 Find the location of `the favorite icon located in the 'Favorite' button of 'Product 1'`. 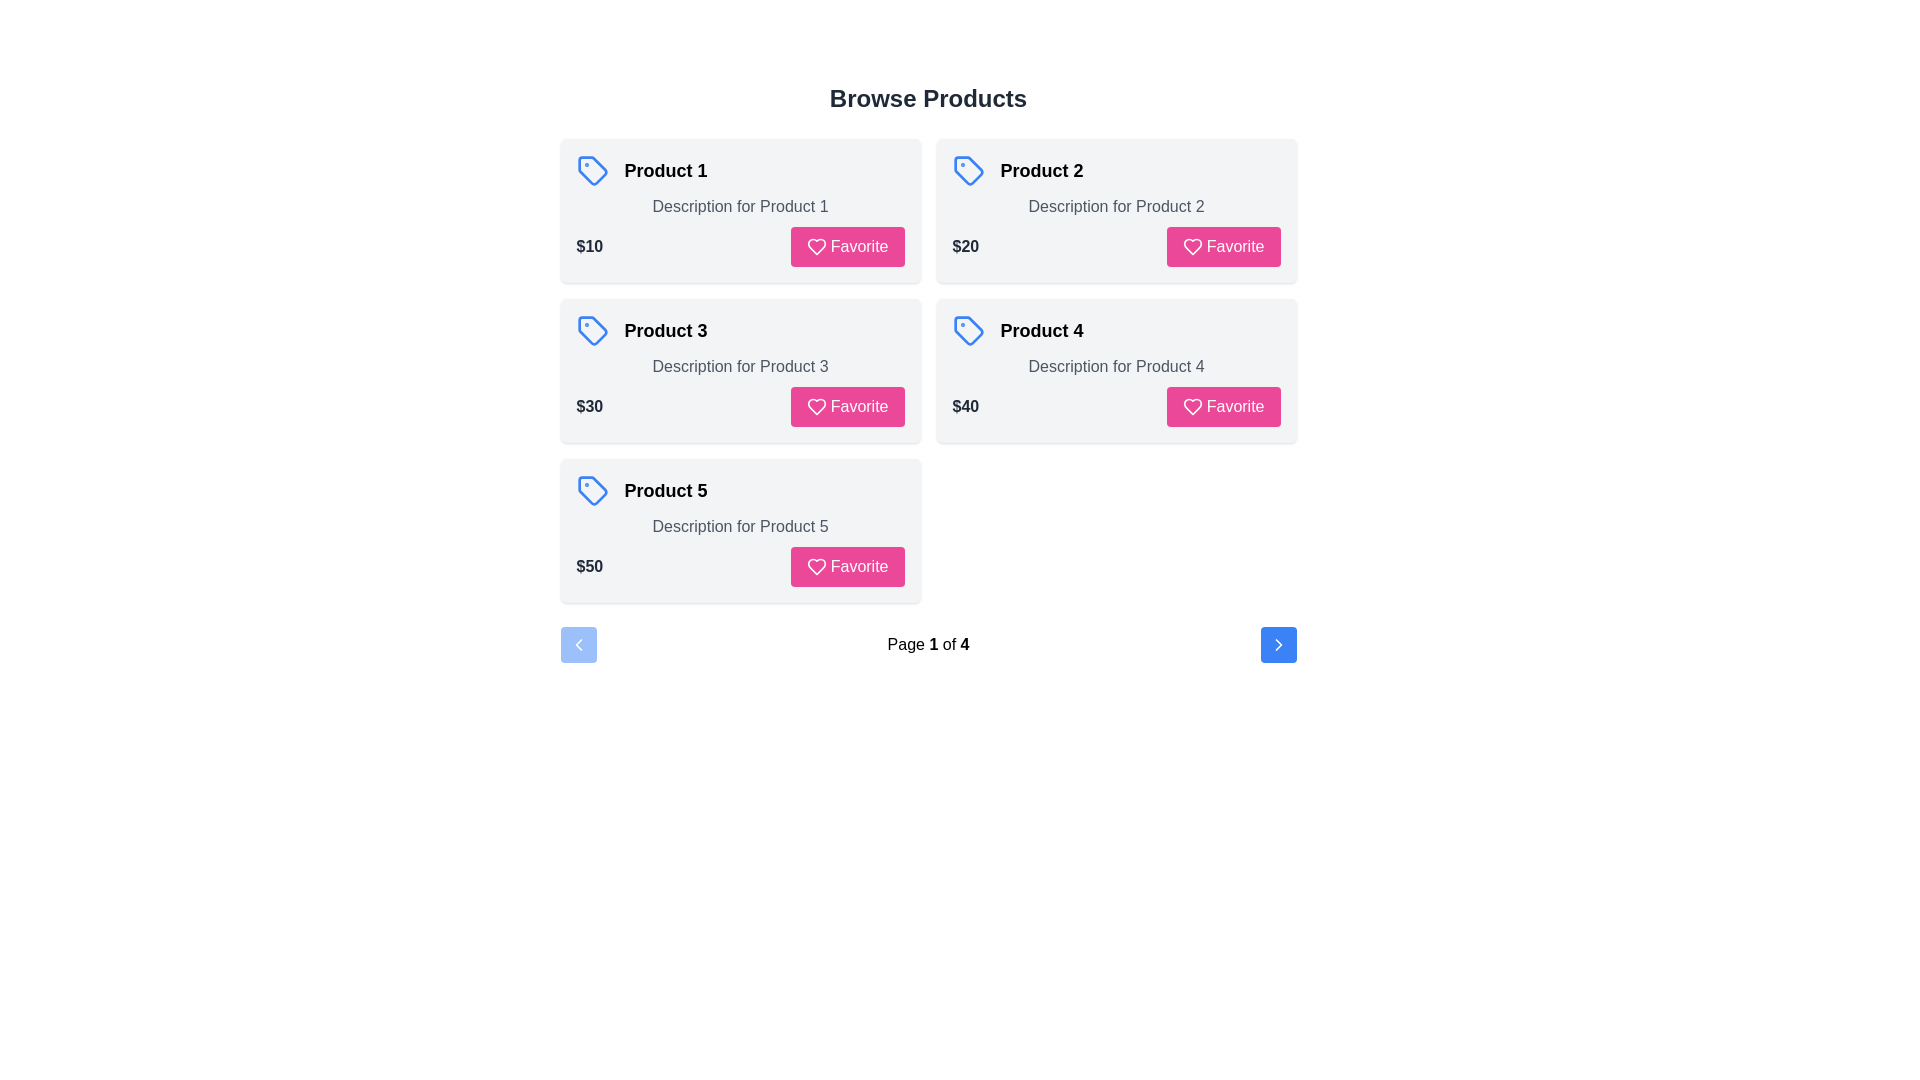

the favorite icon located in the 'Favorite' button of 'Product 1' is located at coordinates (816, 245).